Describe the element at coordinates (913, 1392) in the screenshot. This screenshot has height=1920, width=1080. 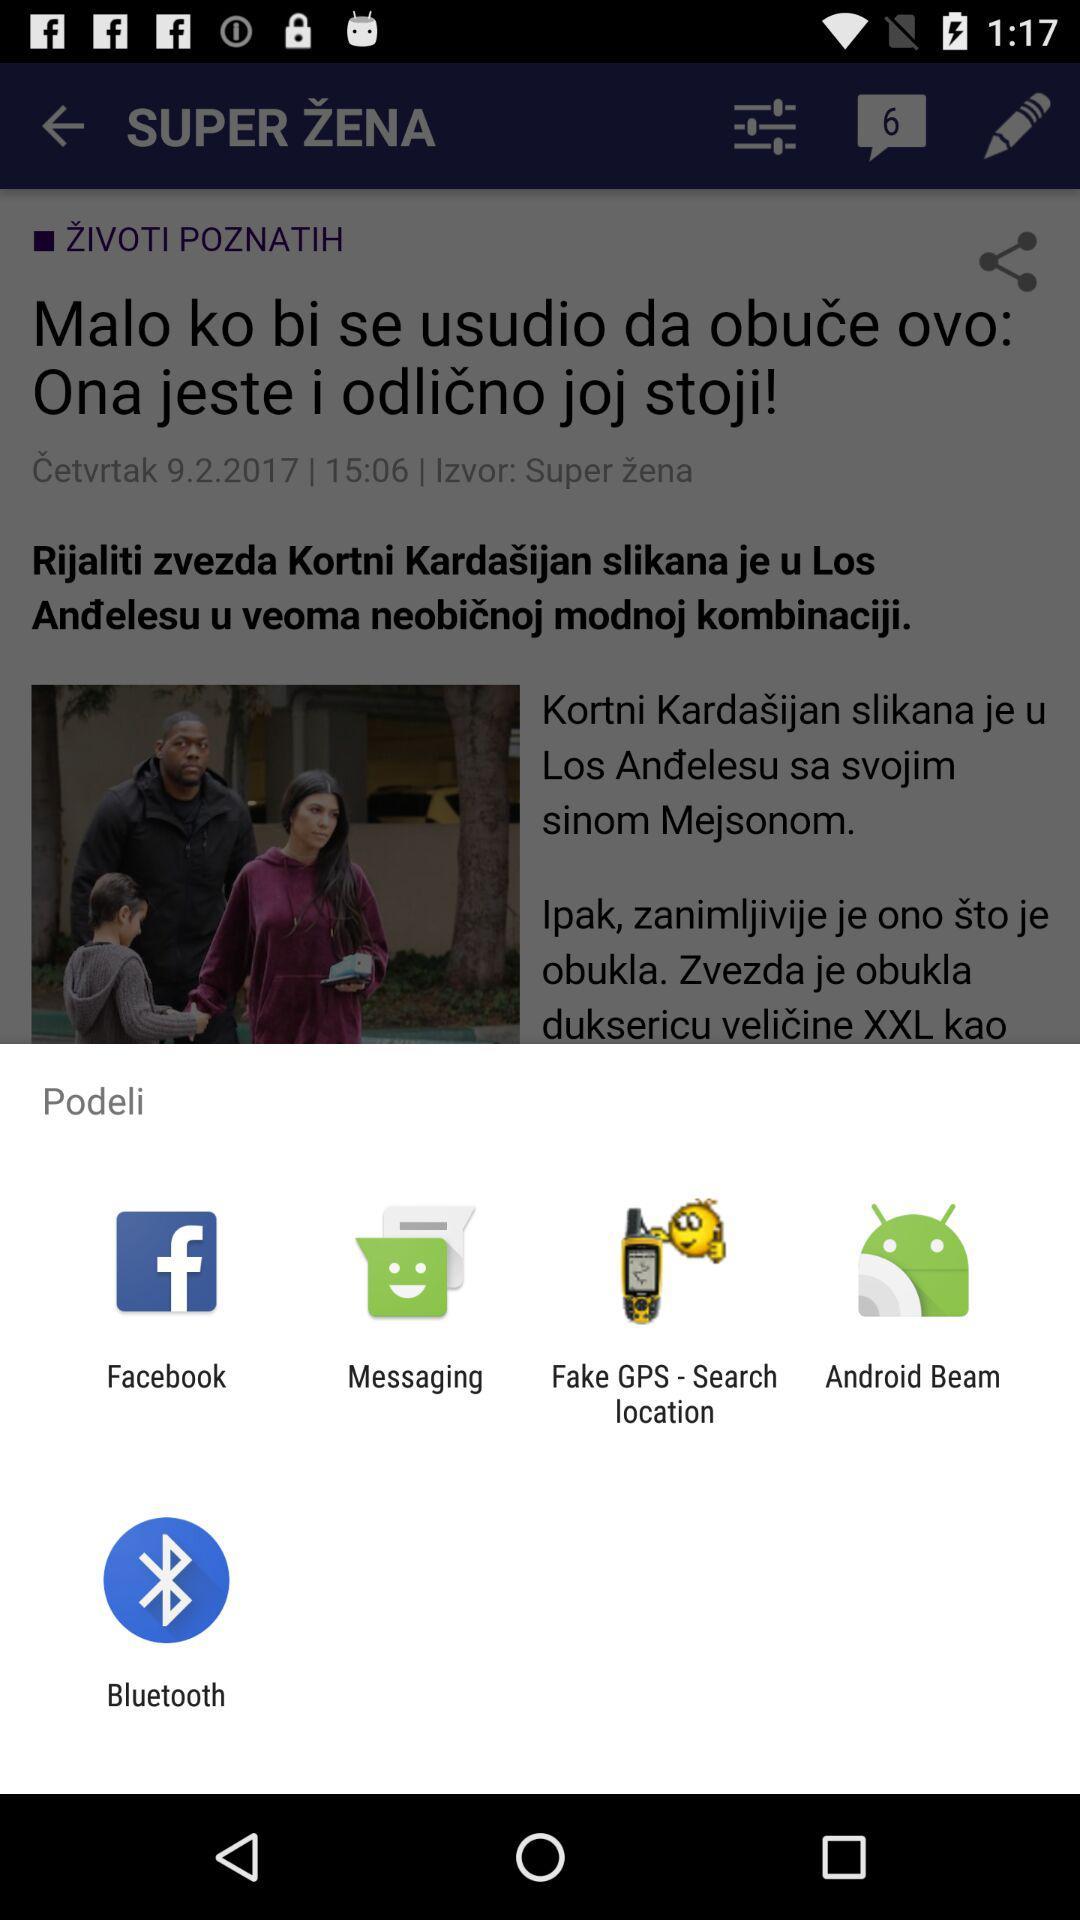
I see `the android beam icon` at that location.